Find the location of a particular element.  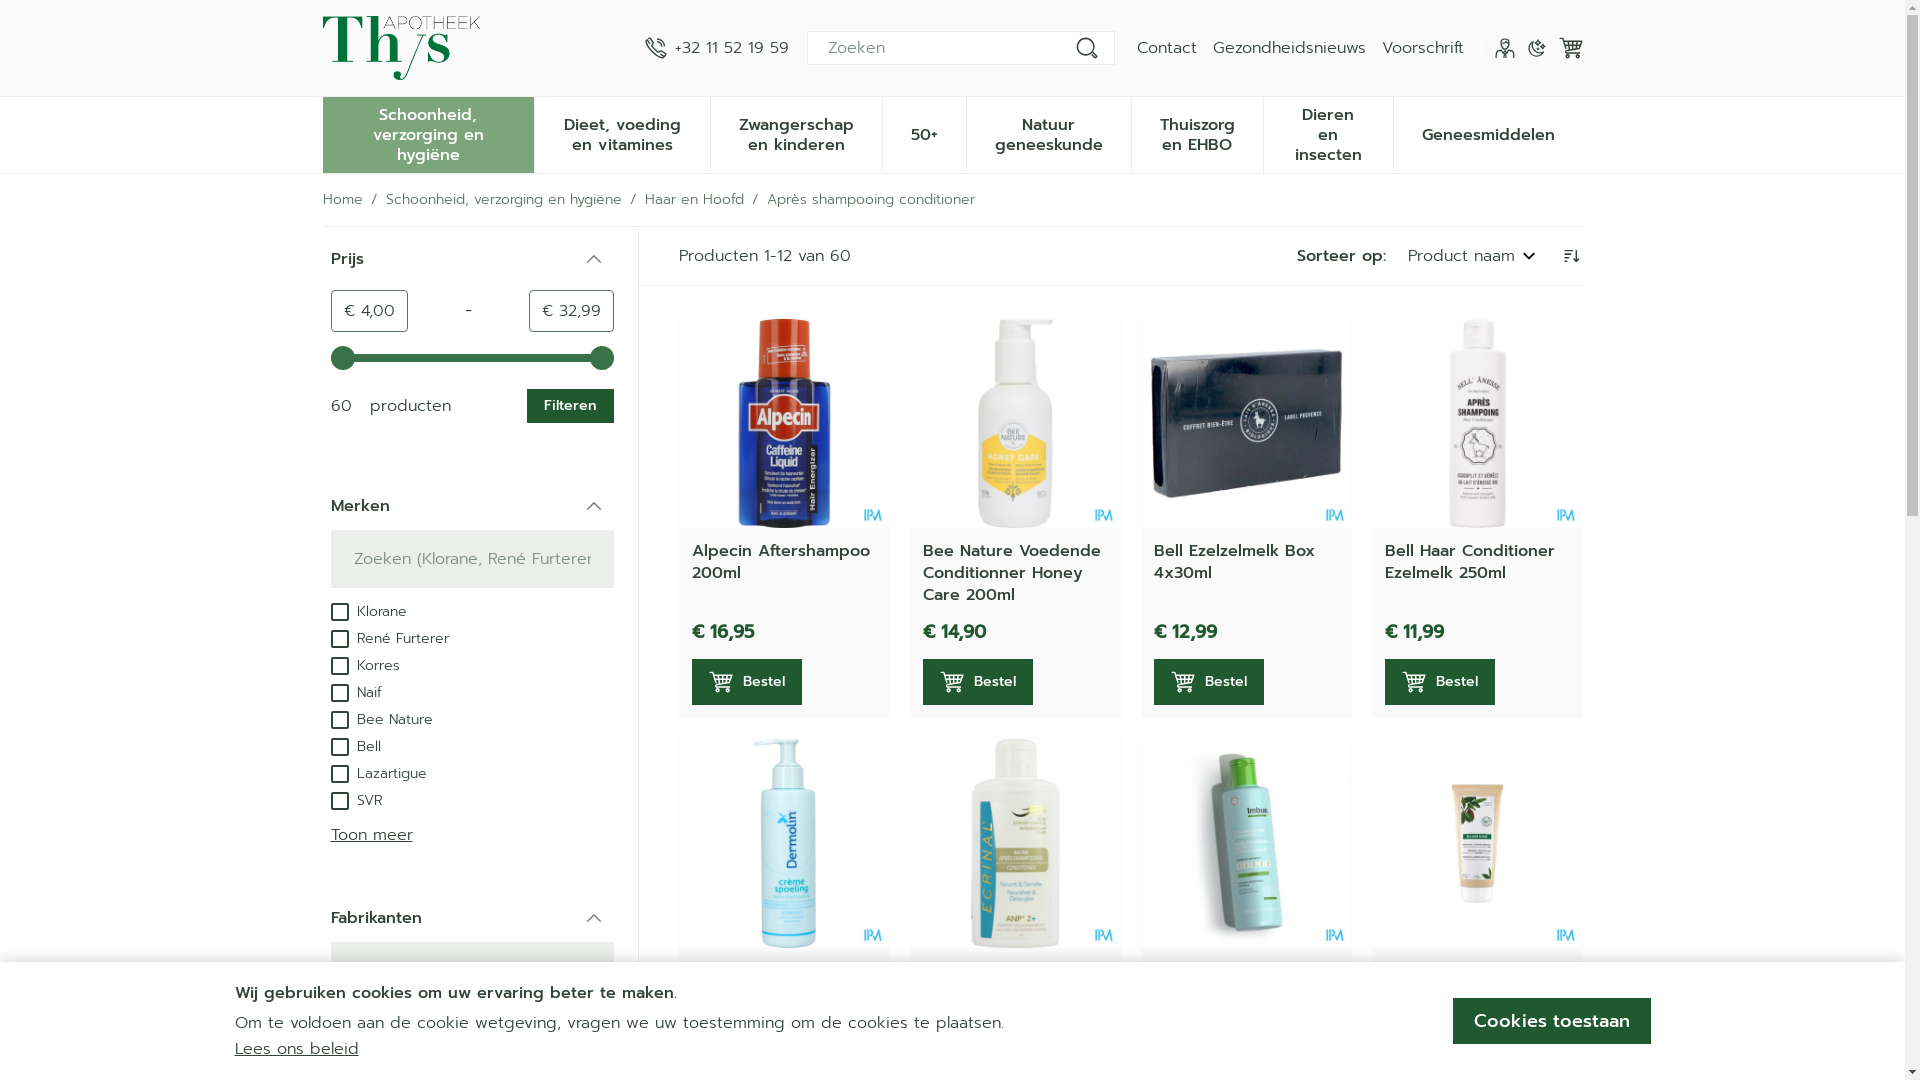

'Aflopende richting instellen' is located at coordinates (1568, 254).